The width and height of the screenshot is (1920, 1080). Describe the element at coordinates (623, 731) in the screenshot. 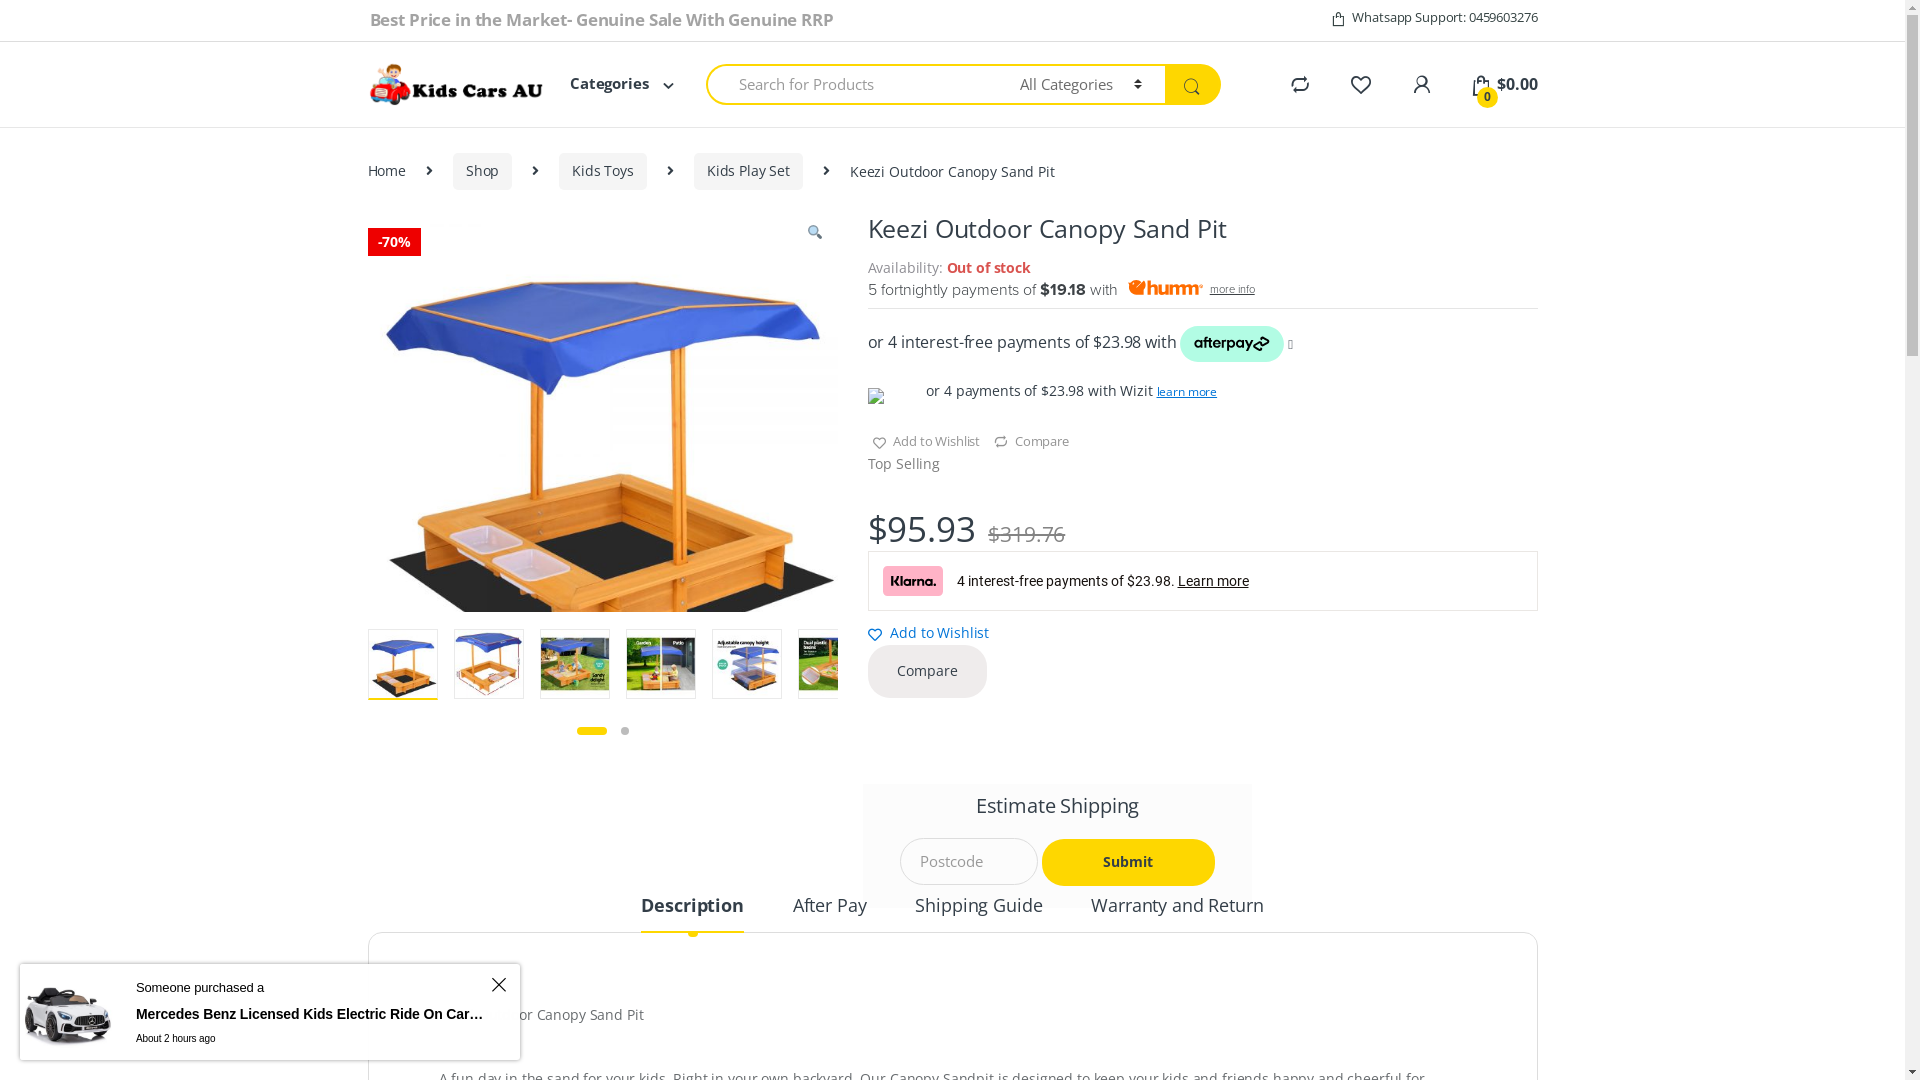

I see `'2'` at that location.